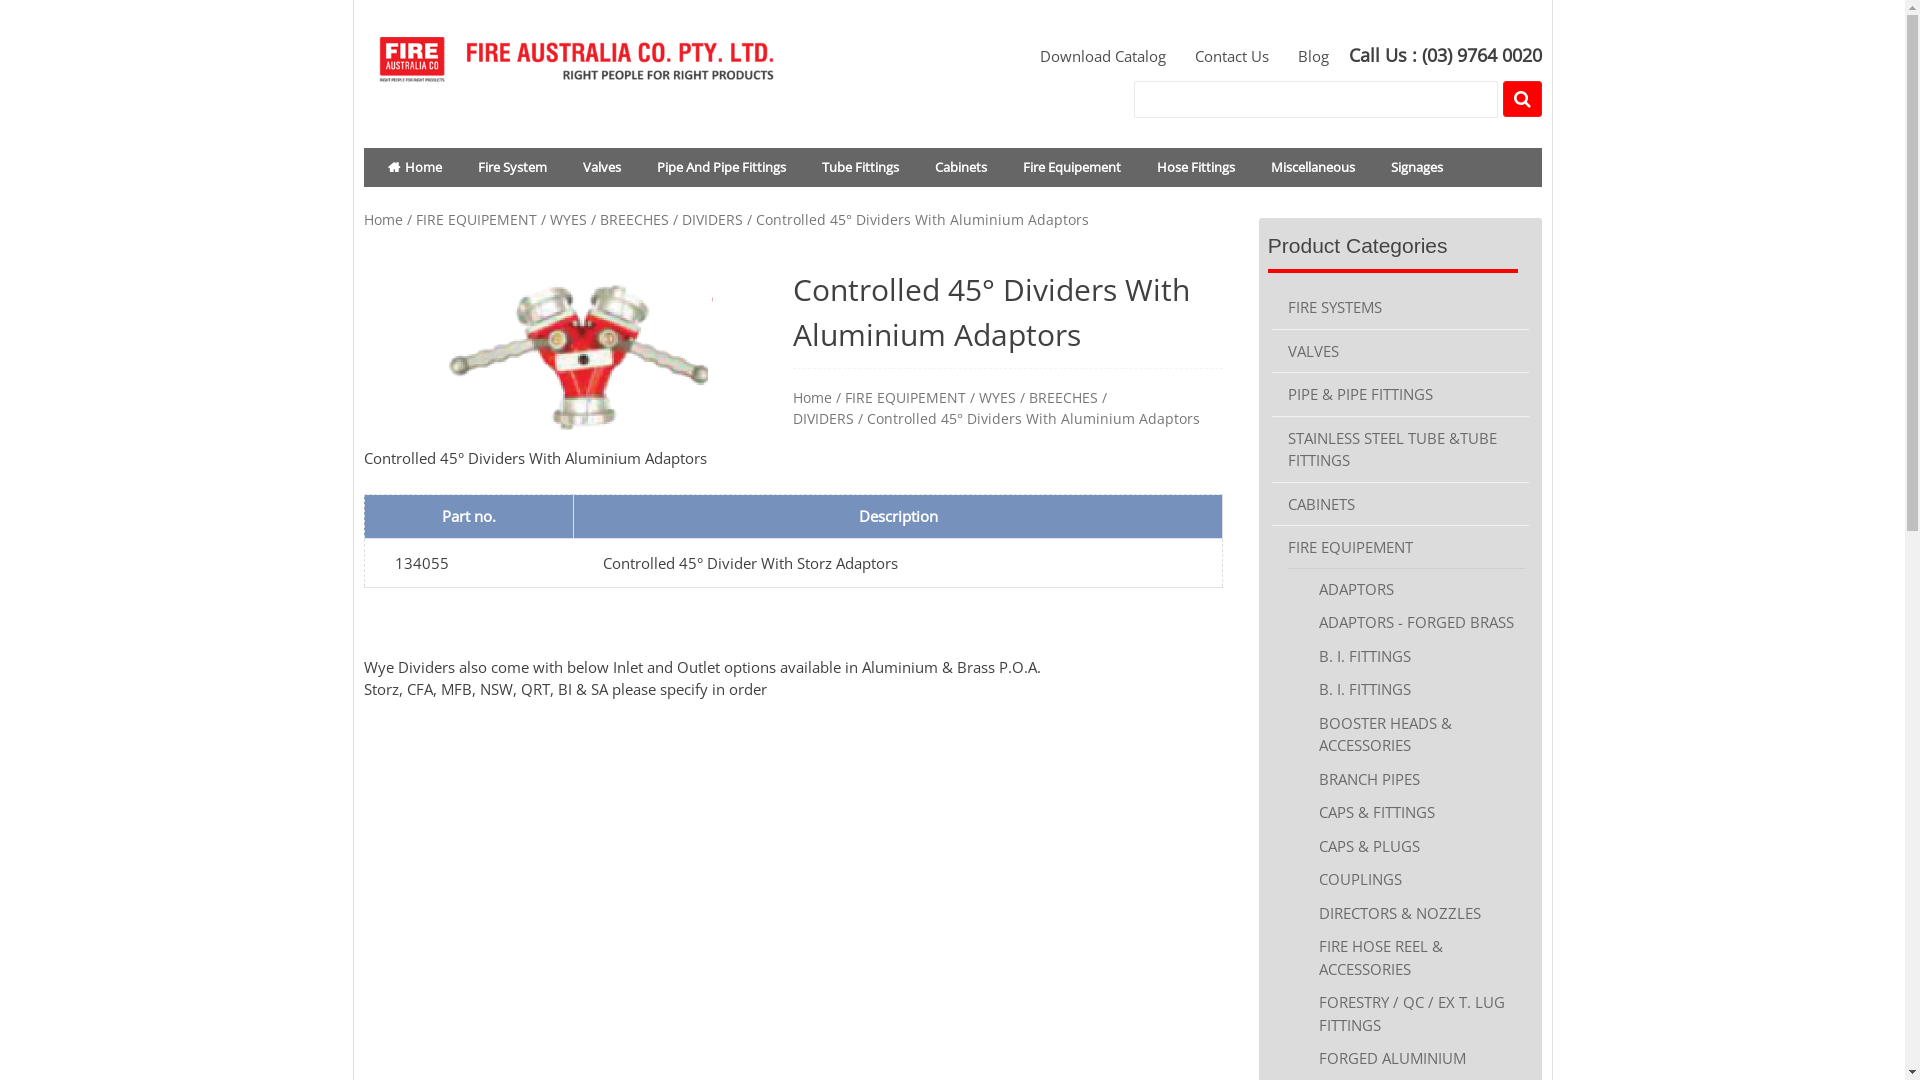 This screenshot has height=1080, width=1920. Describe the element at coordinates (512, 166) in the screenshot. I see `'Fire System'` at that location.